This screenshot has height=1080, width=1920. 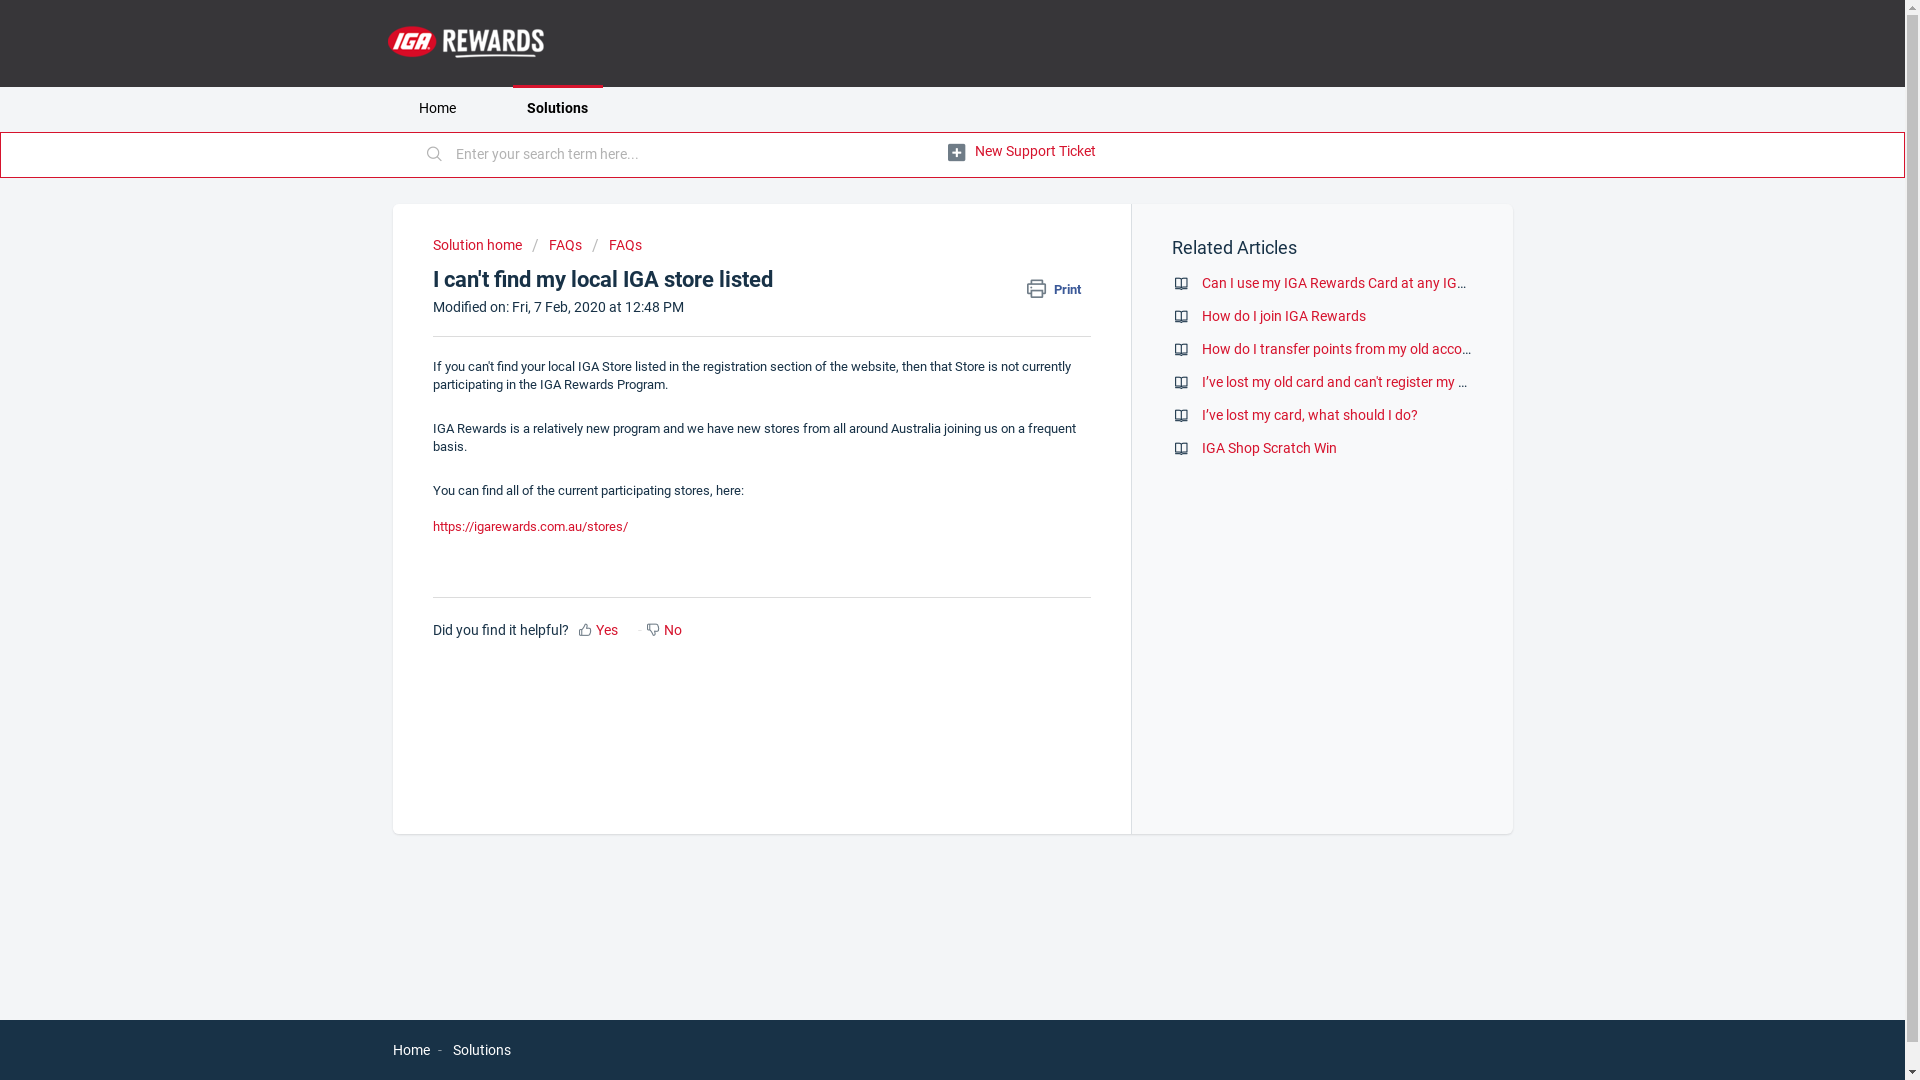 I want to click on 'FAQs', so click(x=616, y=244).